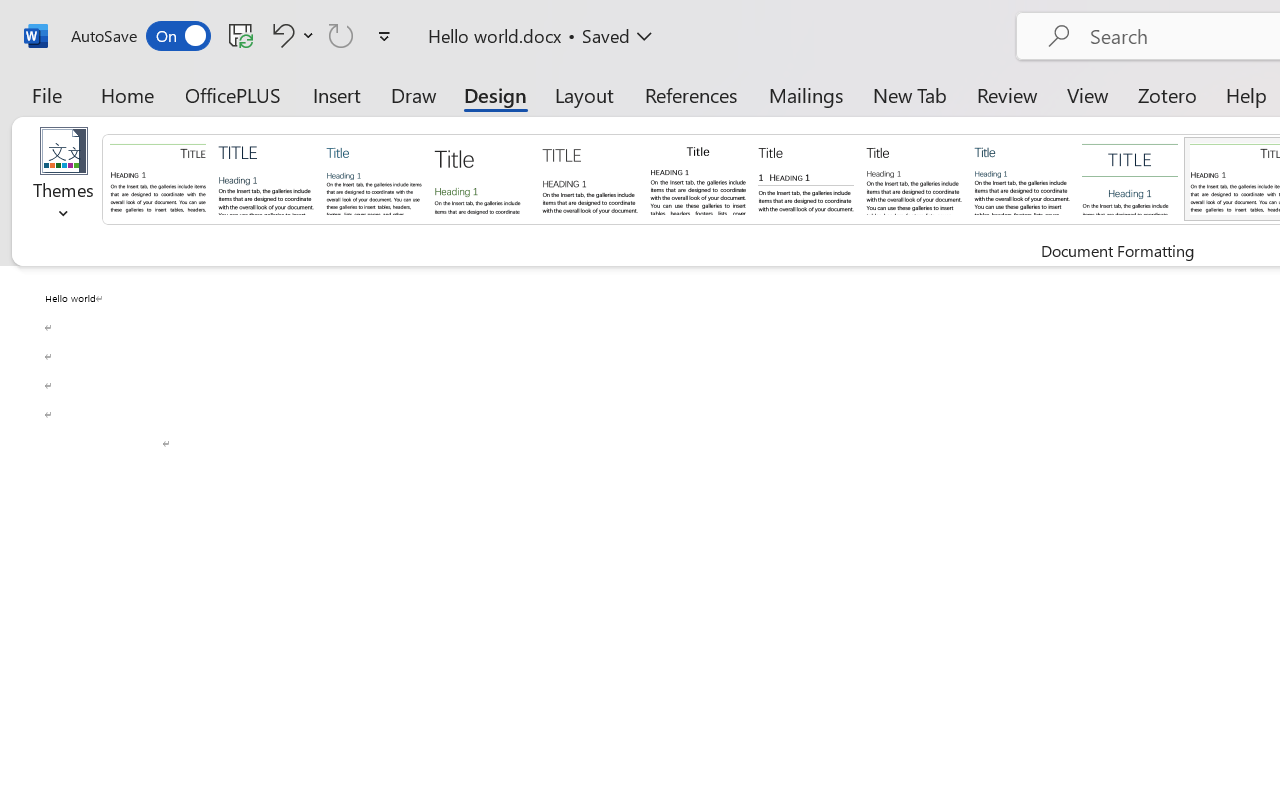 The image size is (1280, 800). What do you see at coordinates (46, 94) in the screenshot?
I see `'File Tab'` at bounding box center [46, 94].